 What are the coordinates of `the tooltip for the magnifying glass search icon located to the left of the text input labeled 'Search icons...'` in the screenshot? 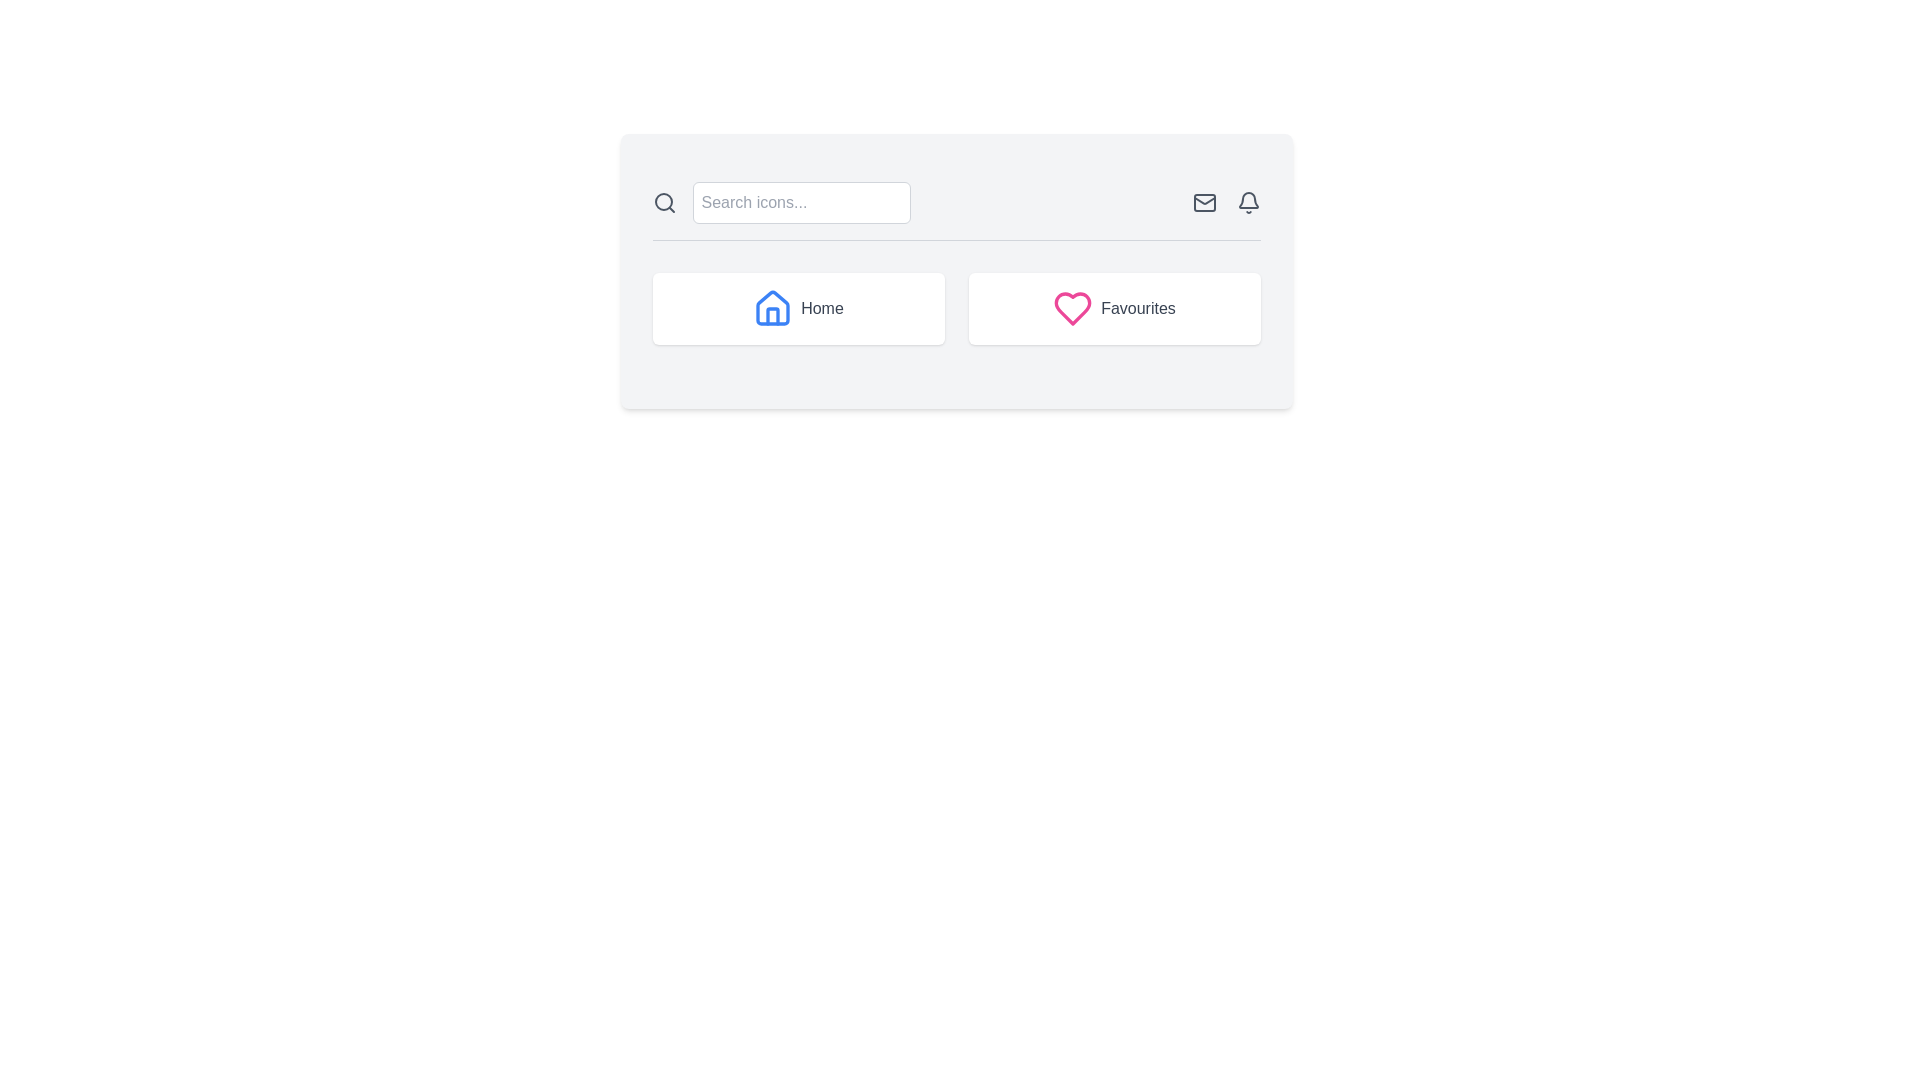 It's located at (664, 203).